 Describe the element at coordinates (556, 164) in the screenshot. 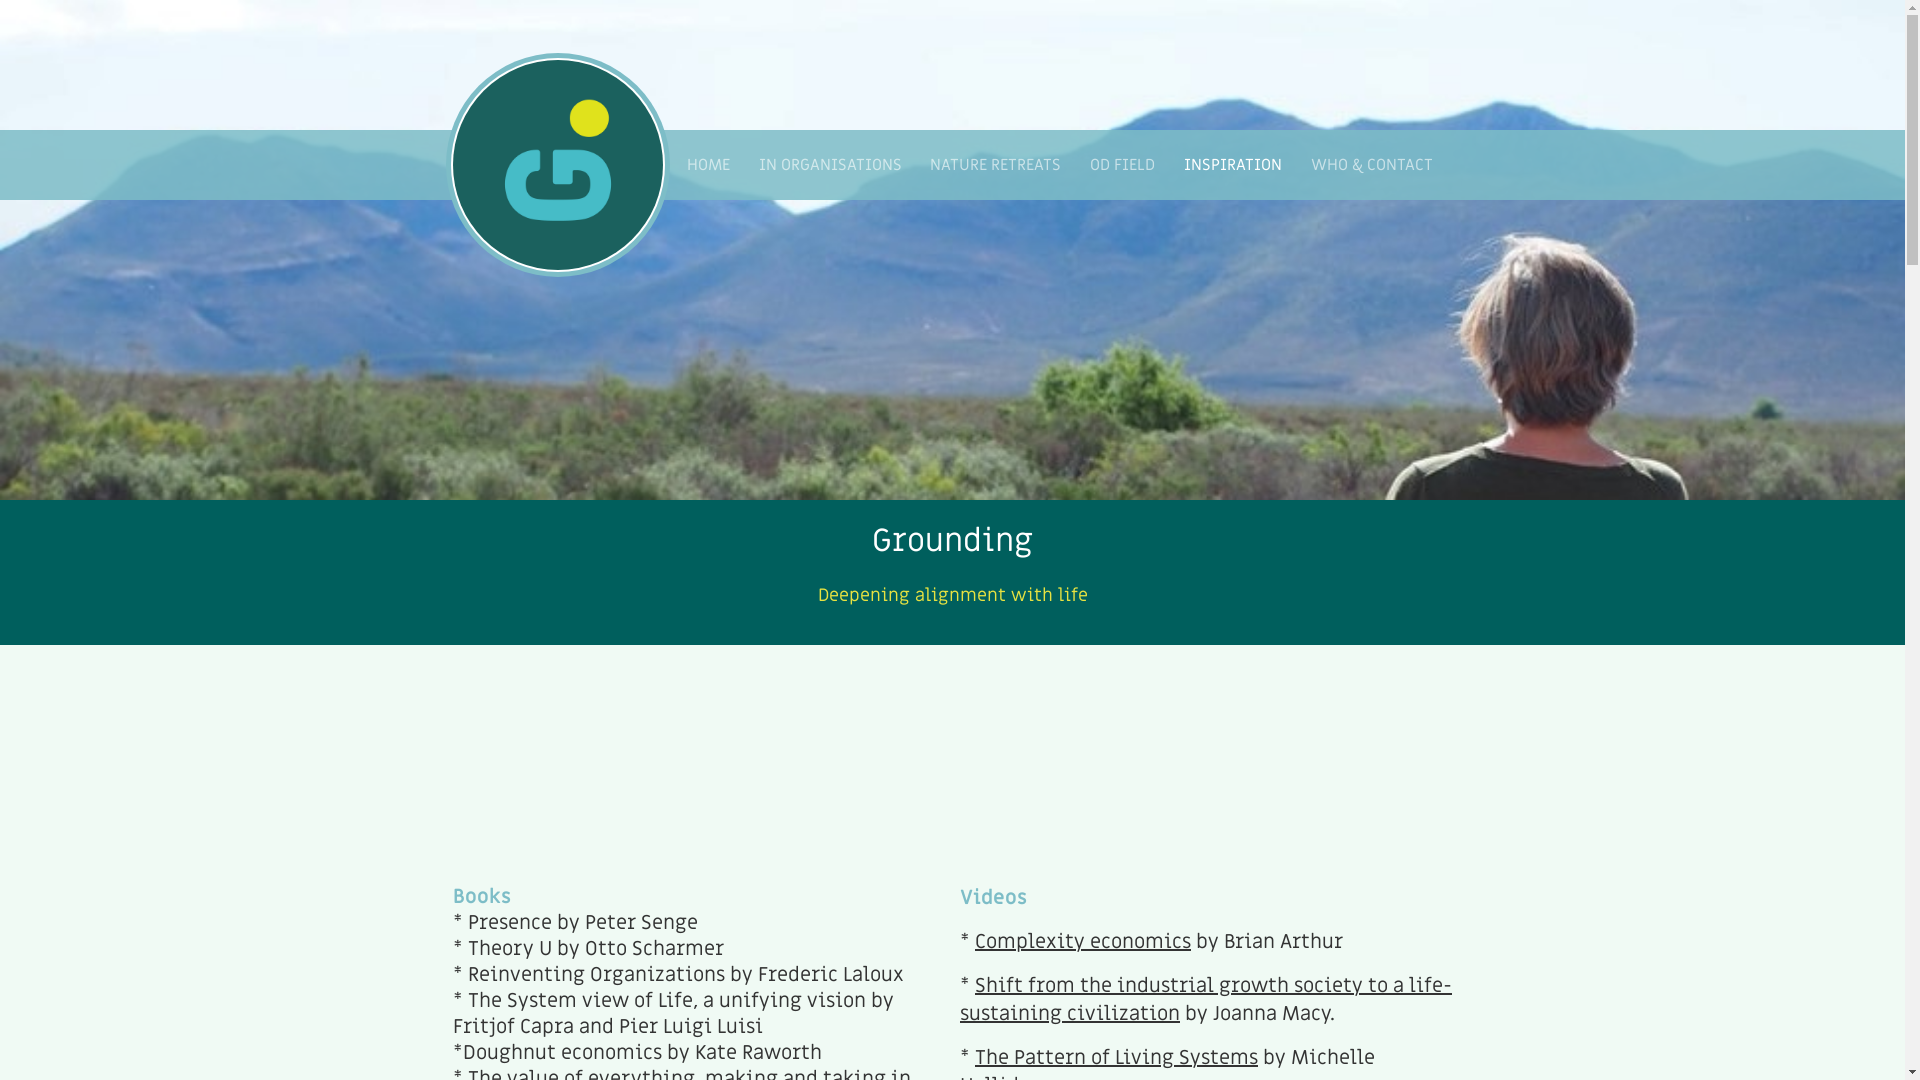

I see `' '` at that location.